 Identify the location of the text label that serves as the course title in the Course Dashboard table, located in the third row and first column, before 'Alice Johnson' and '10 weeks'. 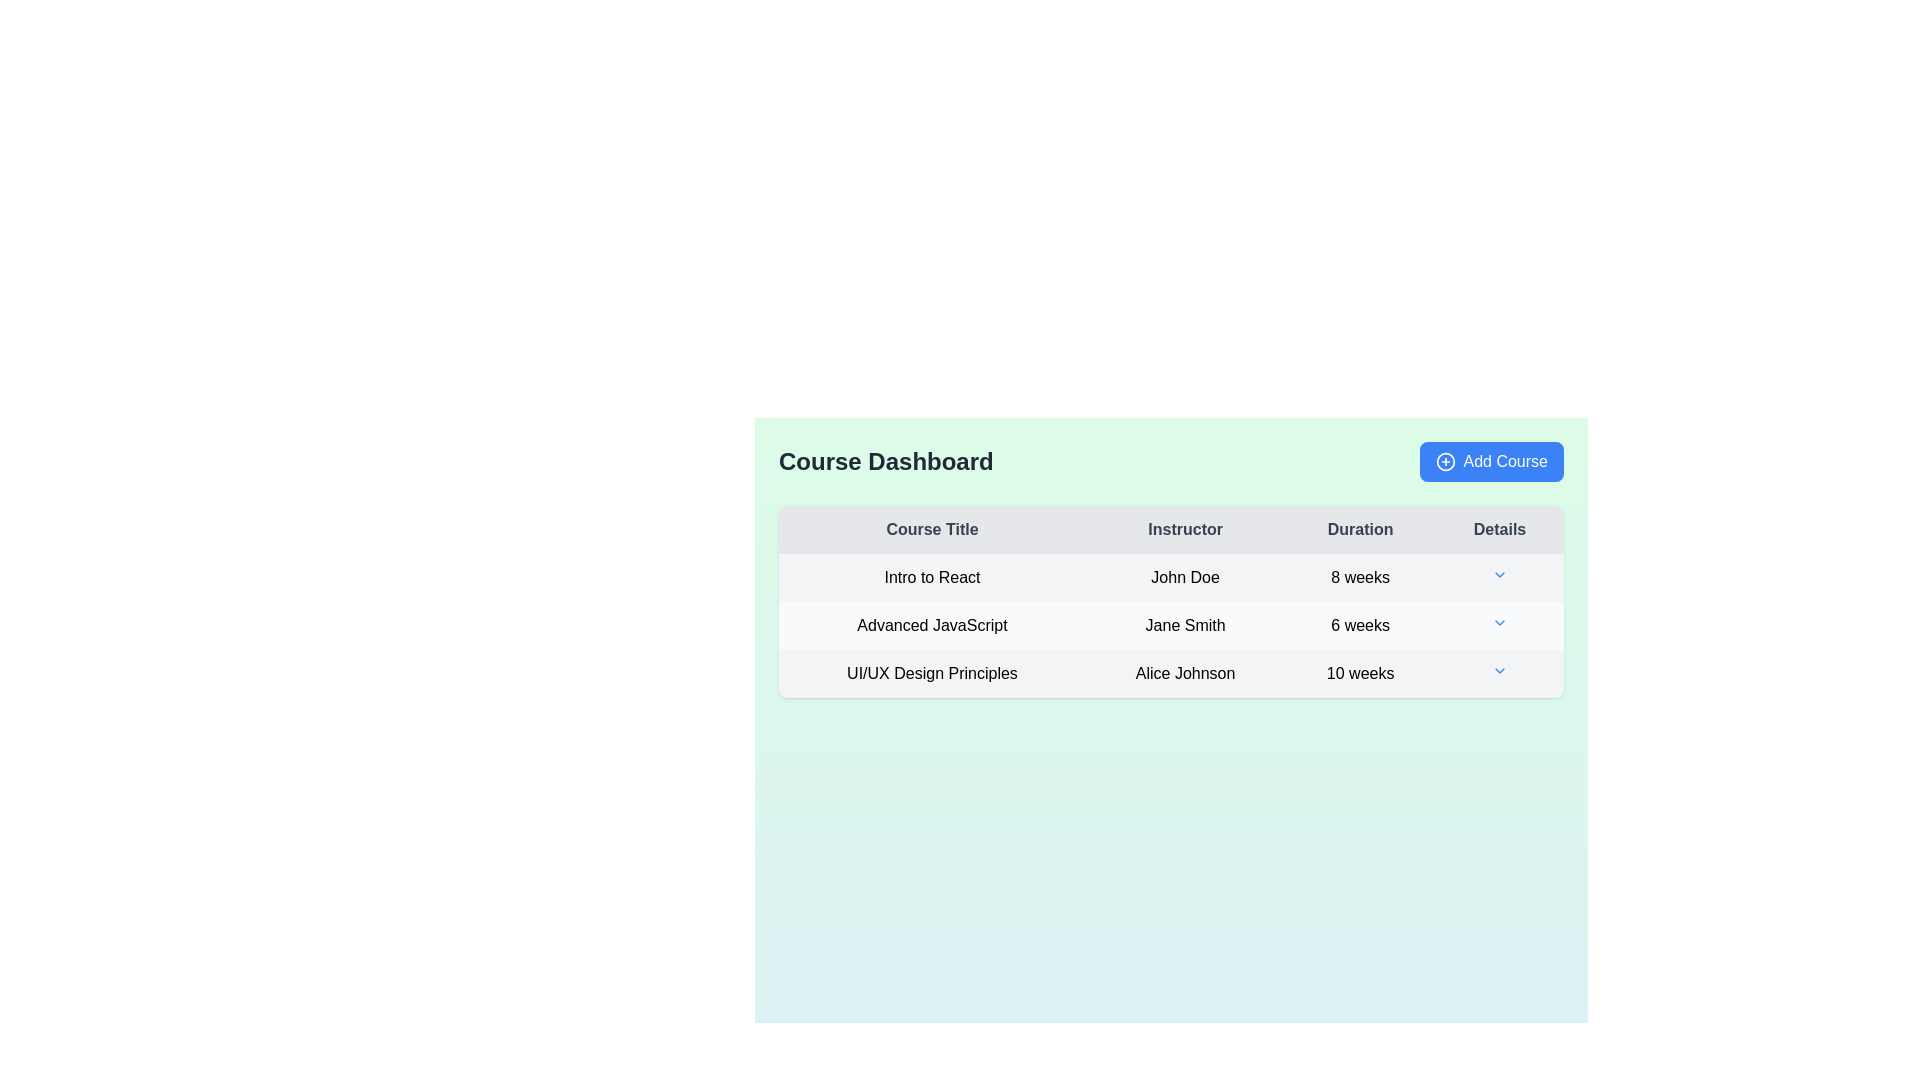
(931, 674).